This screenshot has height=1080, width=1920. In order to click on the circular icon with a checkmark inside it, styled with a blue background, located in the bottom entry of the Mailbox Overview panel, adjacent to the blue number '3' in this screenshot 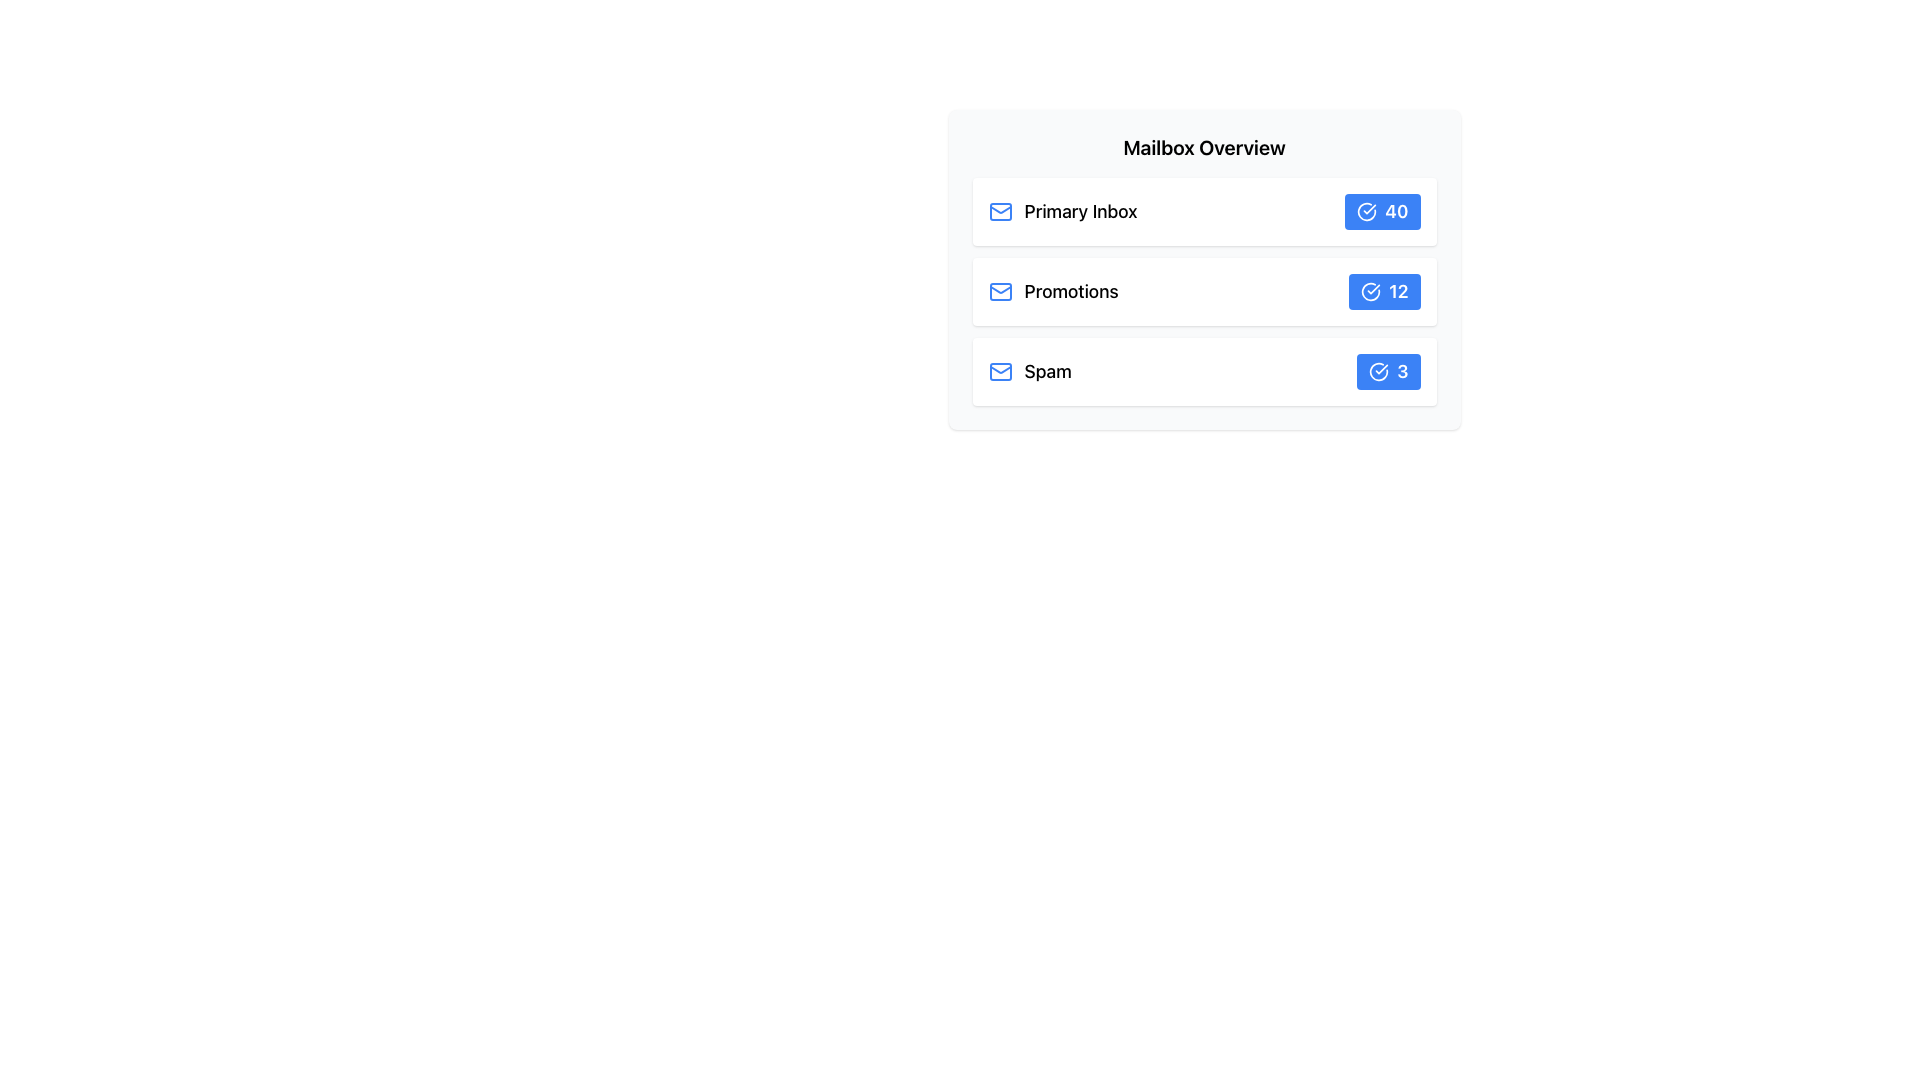, I will do `click(1378, 371)`.